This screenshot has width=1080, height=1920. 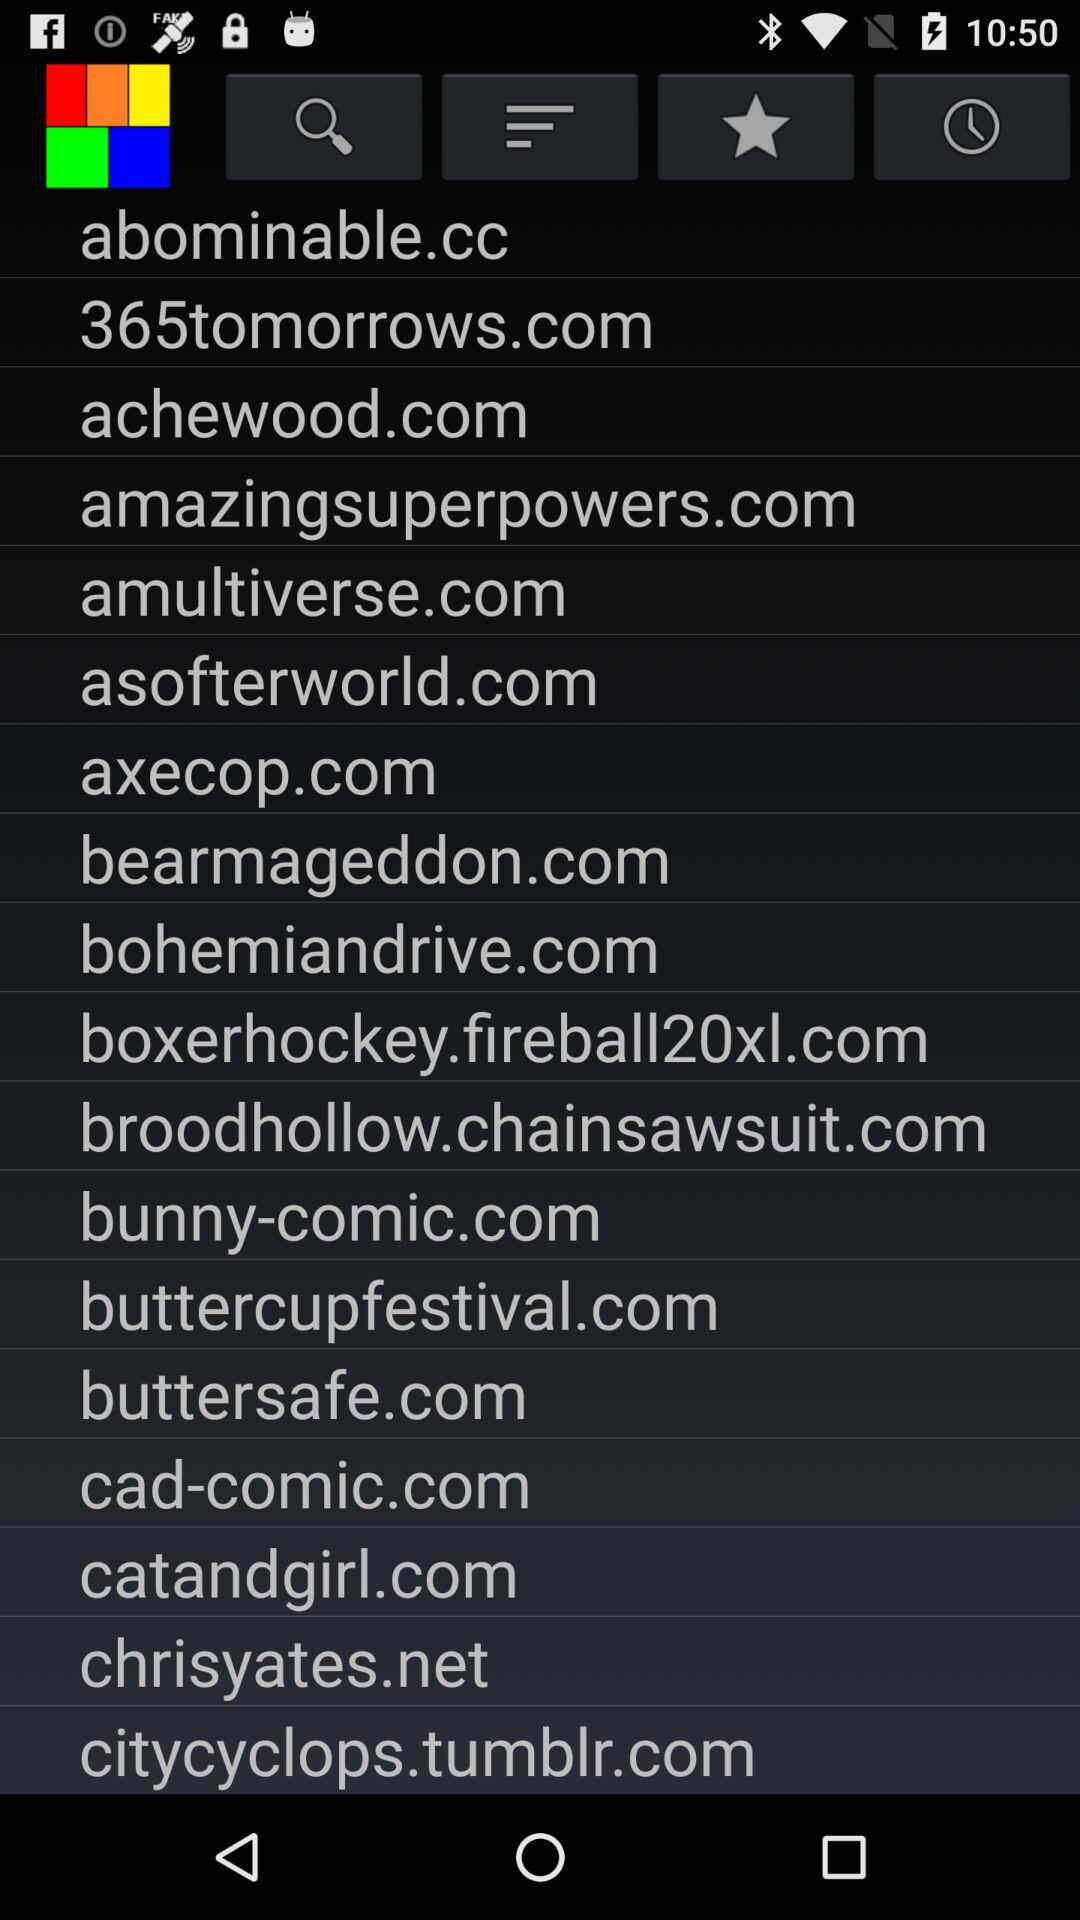 What do you see at coordinates (540, 133) in the screenshot?
I see `the filter_list icon` at bounding box center [540, 133].